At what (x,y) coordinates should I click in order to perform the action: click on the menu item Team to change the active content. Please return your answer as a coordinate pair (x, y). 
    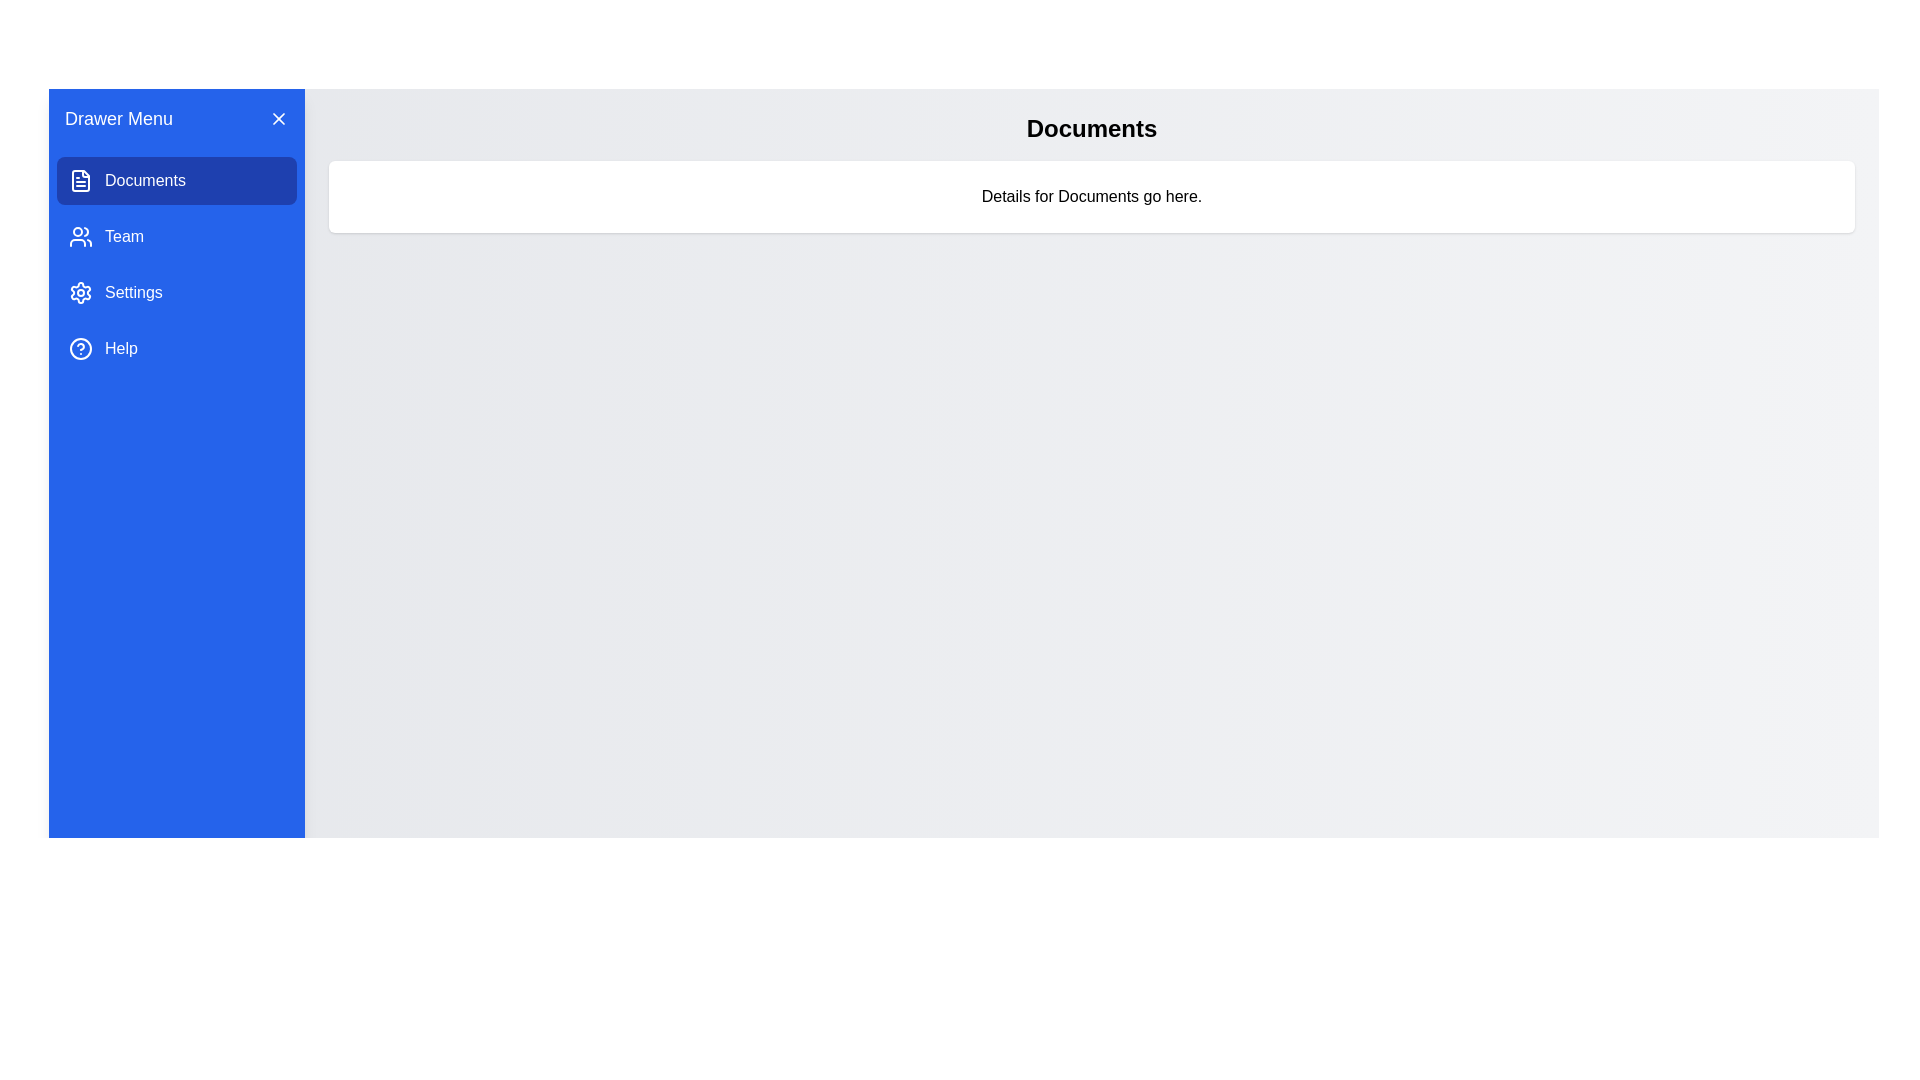
    Looking at the image, I should click on (177, 235).